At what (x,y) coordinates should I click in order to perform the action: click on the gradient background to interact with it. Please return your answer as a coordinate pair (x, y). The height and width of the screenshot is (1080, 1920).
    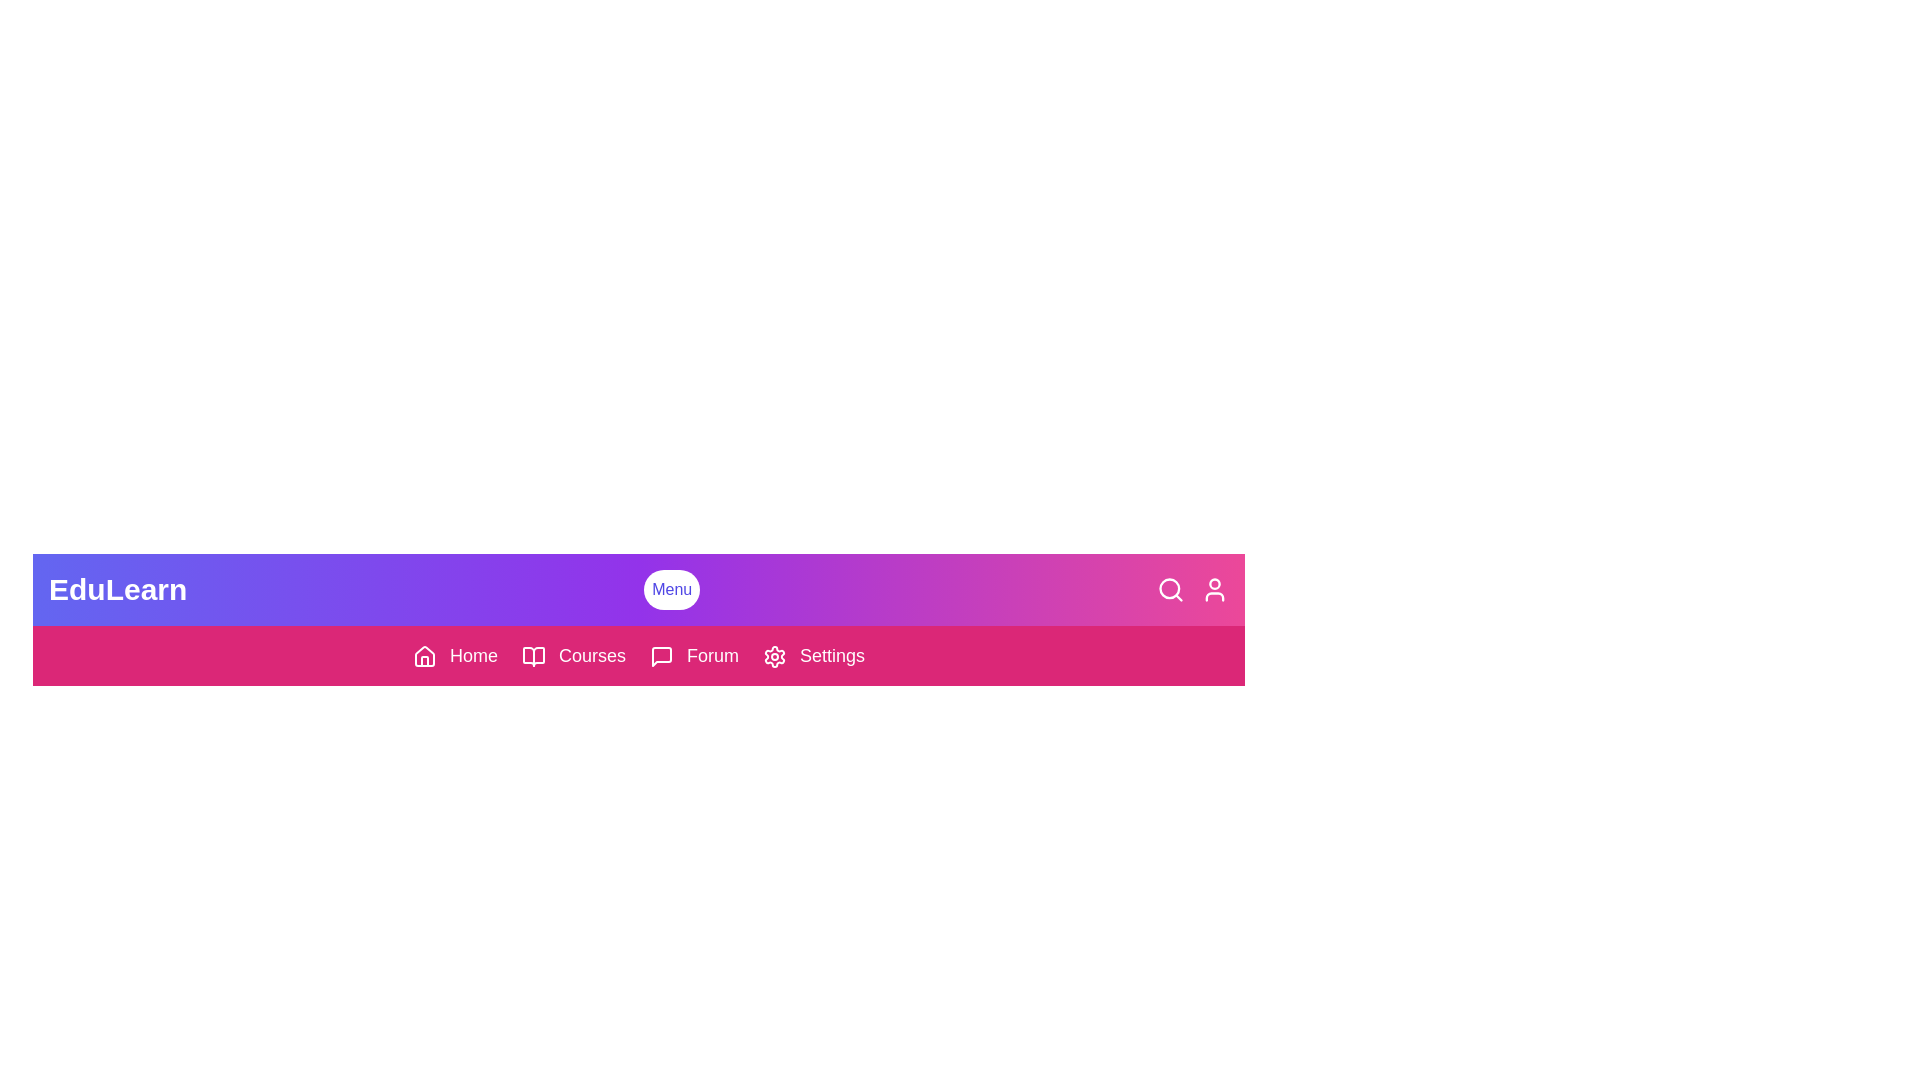
    Looking at the image, I should click on (767, 619).